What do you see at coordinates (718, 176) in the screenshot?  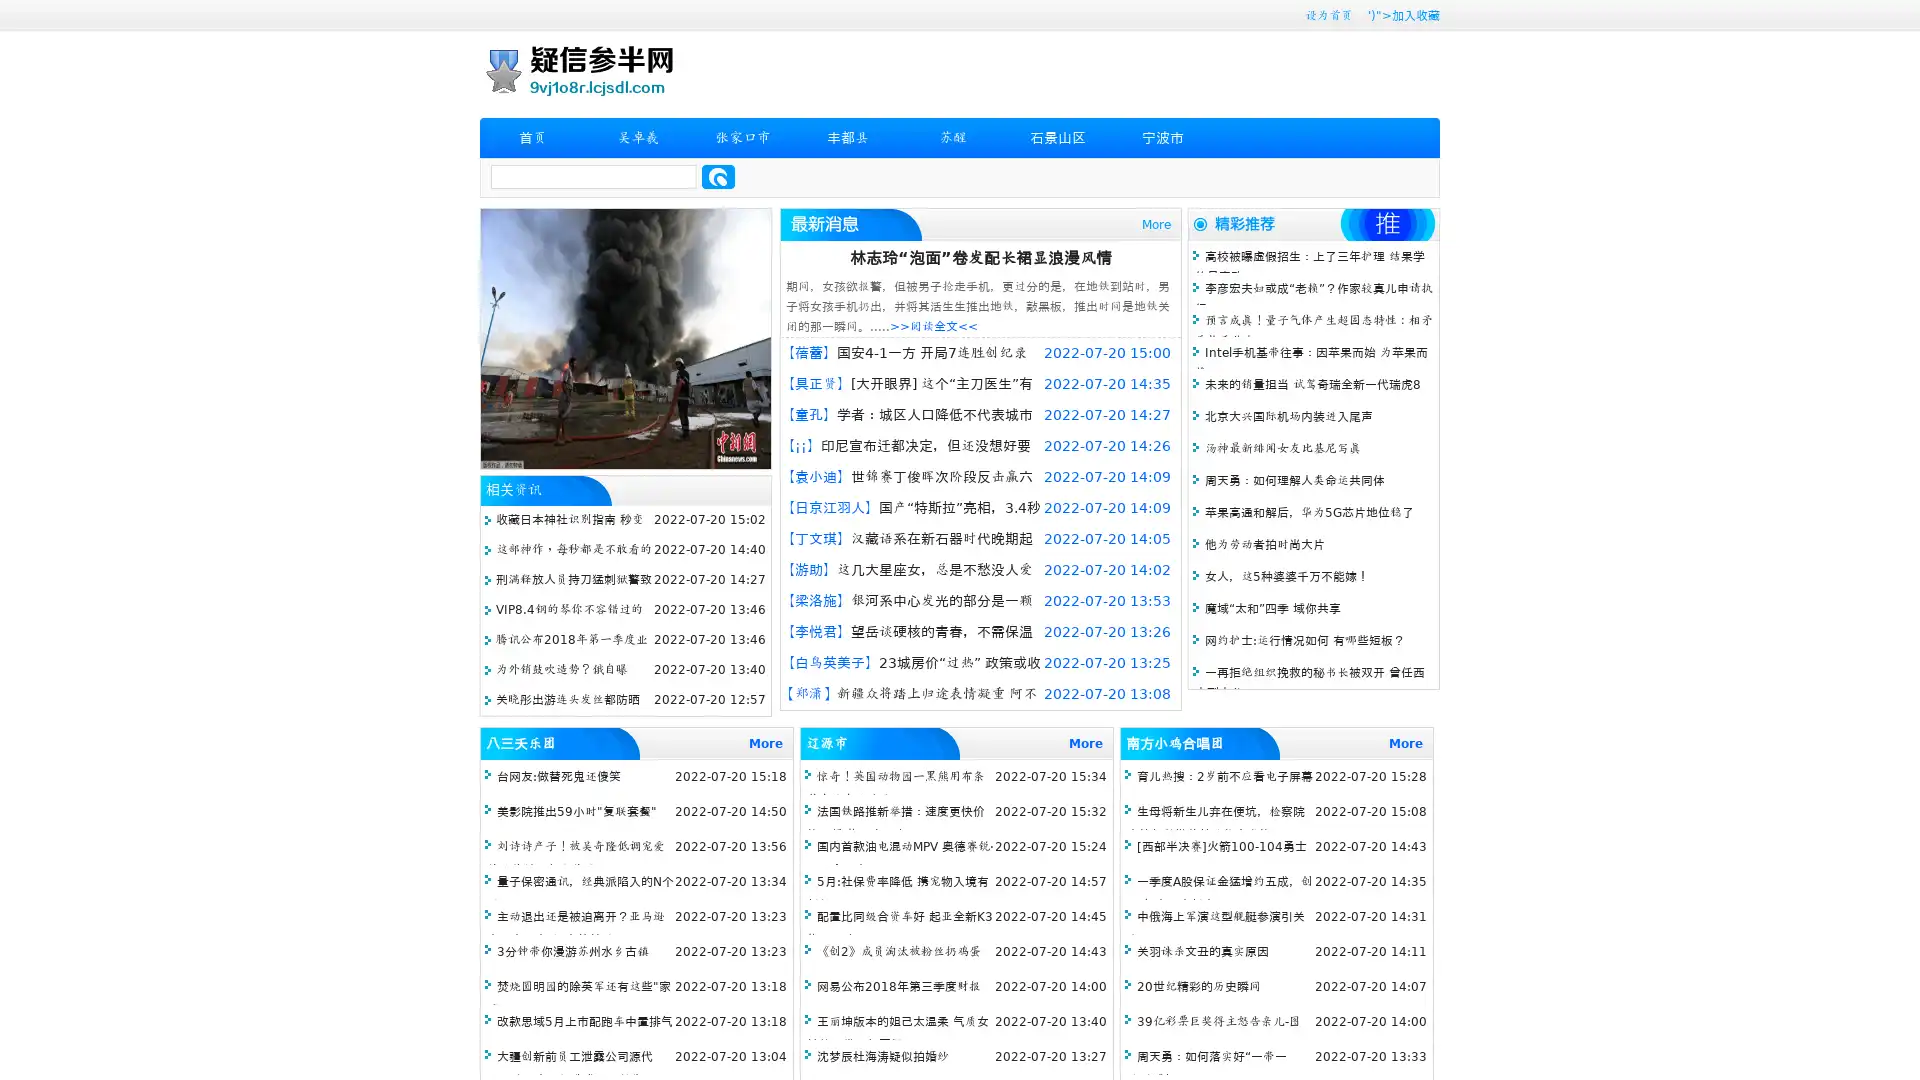 I see `Search` at bounding box center [718, 176].